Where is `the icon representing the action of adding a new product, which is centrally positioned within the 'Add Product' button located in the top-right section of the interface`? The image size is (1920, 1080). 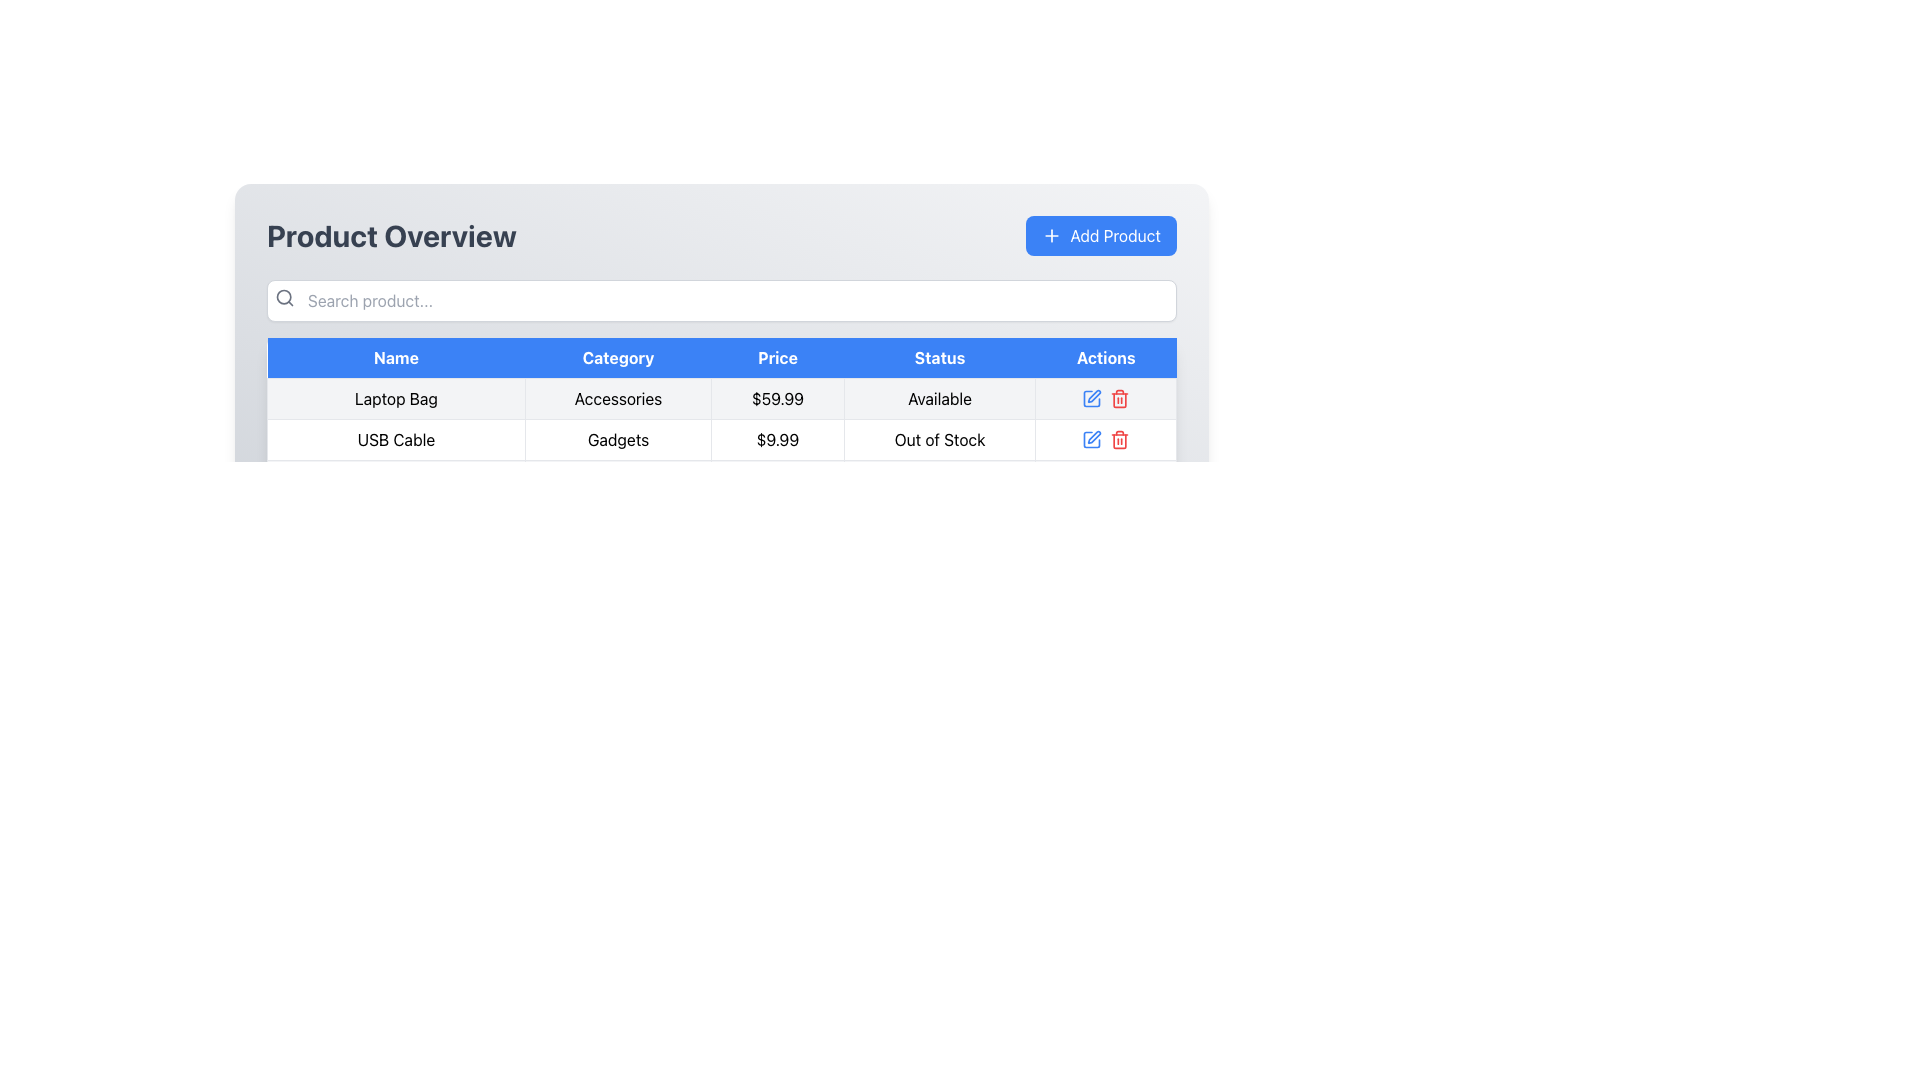
the icon representing the action of adding a new product, which is centrally positioned within the 'Add Product' button located in the top-right section of the interface is located at coordinates (1051, 234).